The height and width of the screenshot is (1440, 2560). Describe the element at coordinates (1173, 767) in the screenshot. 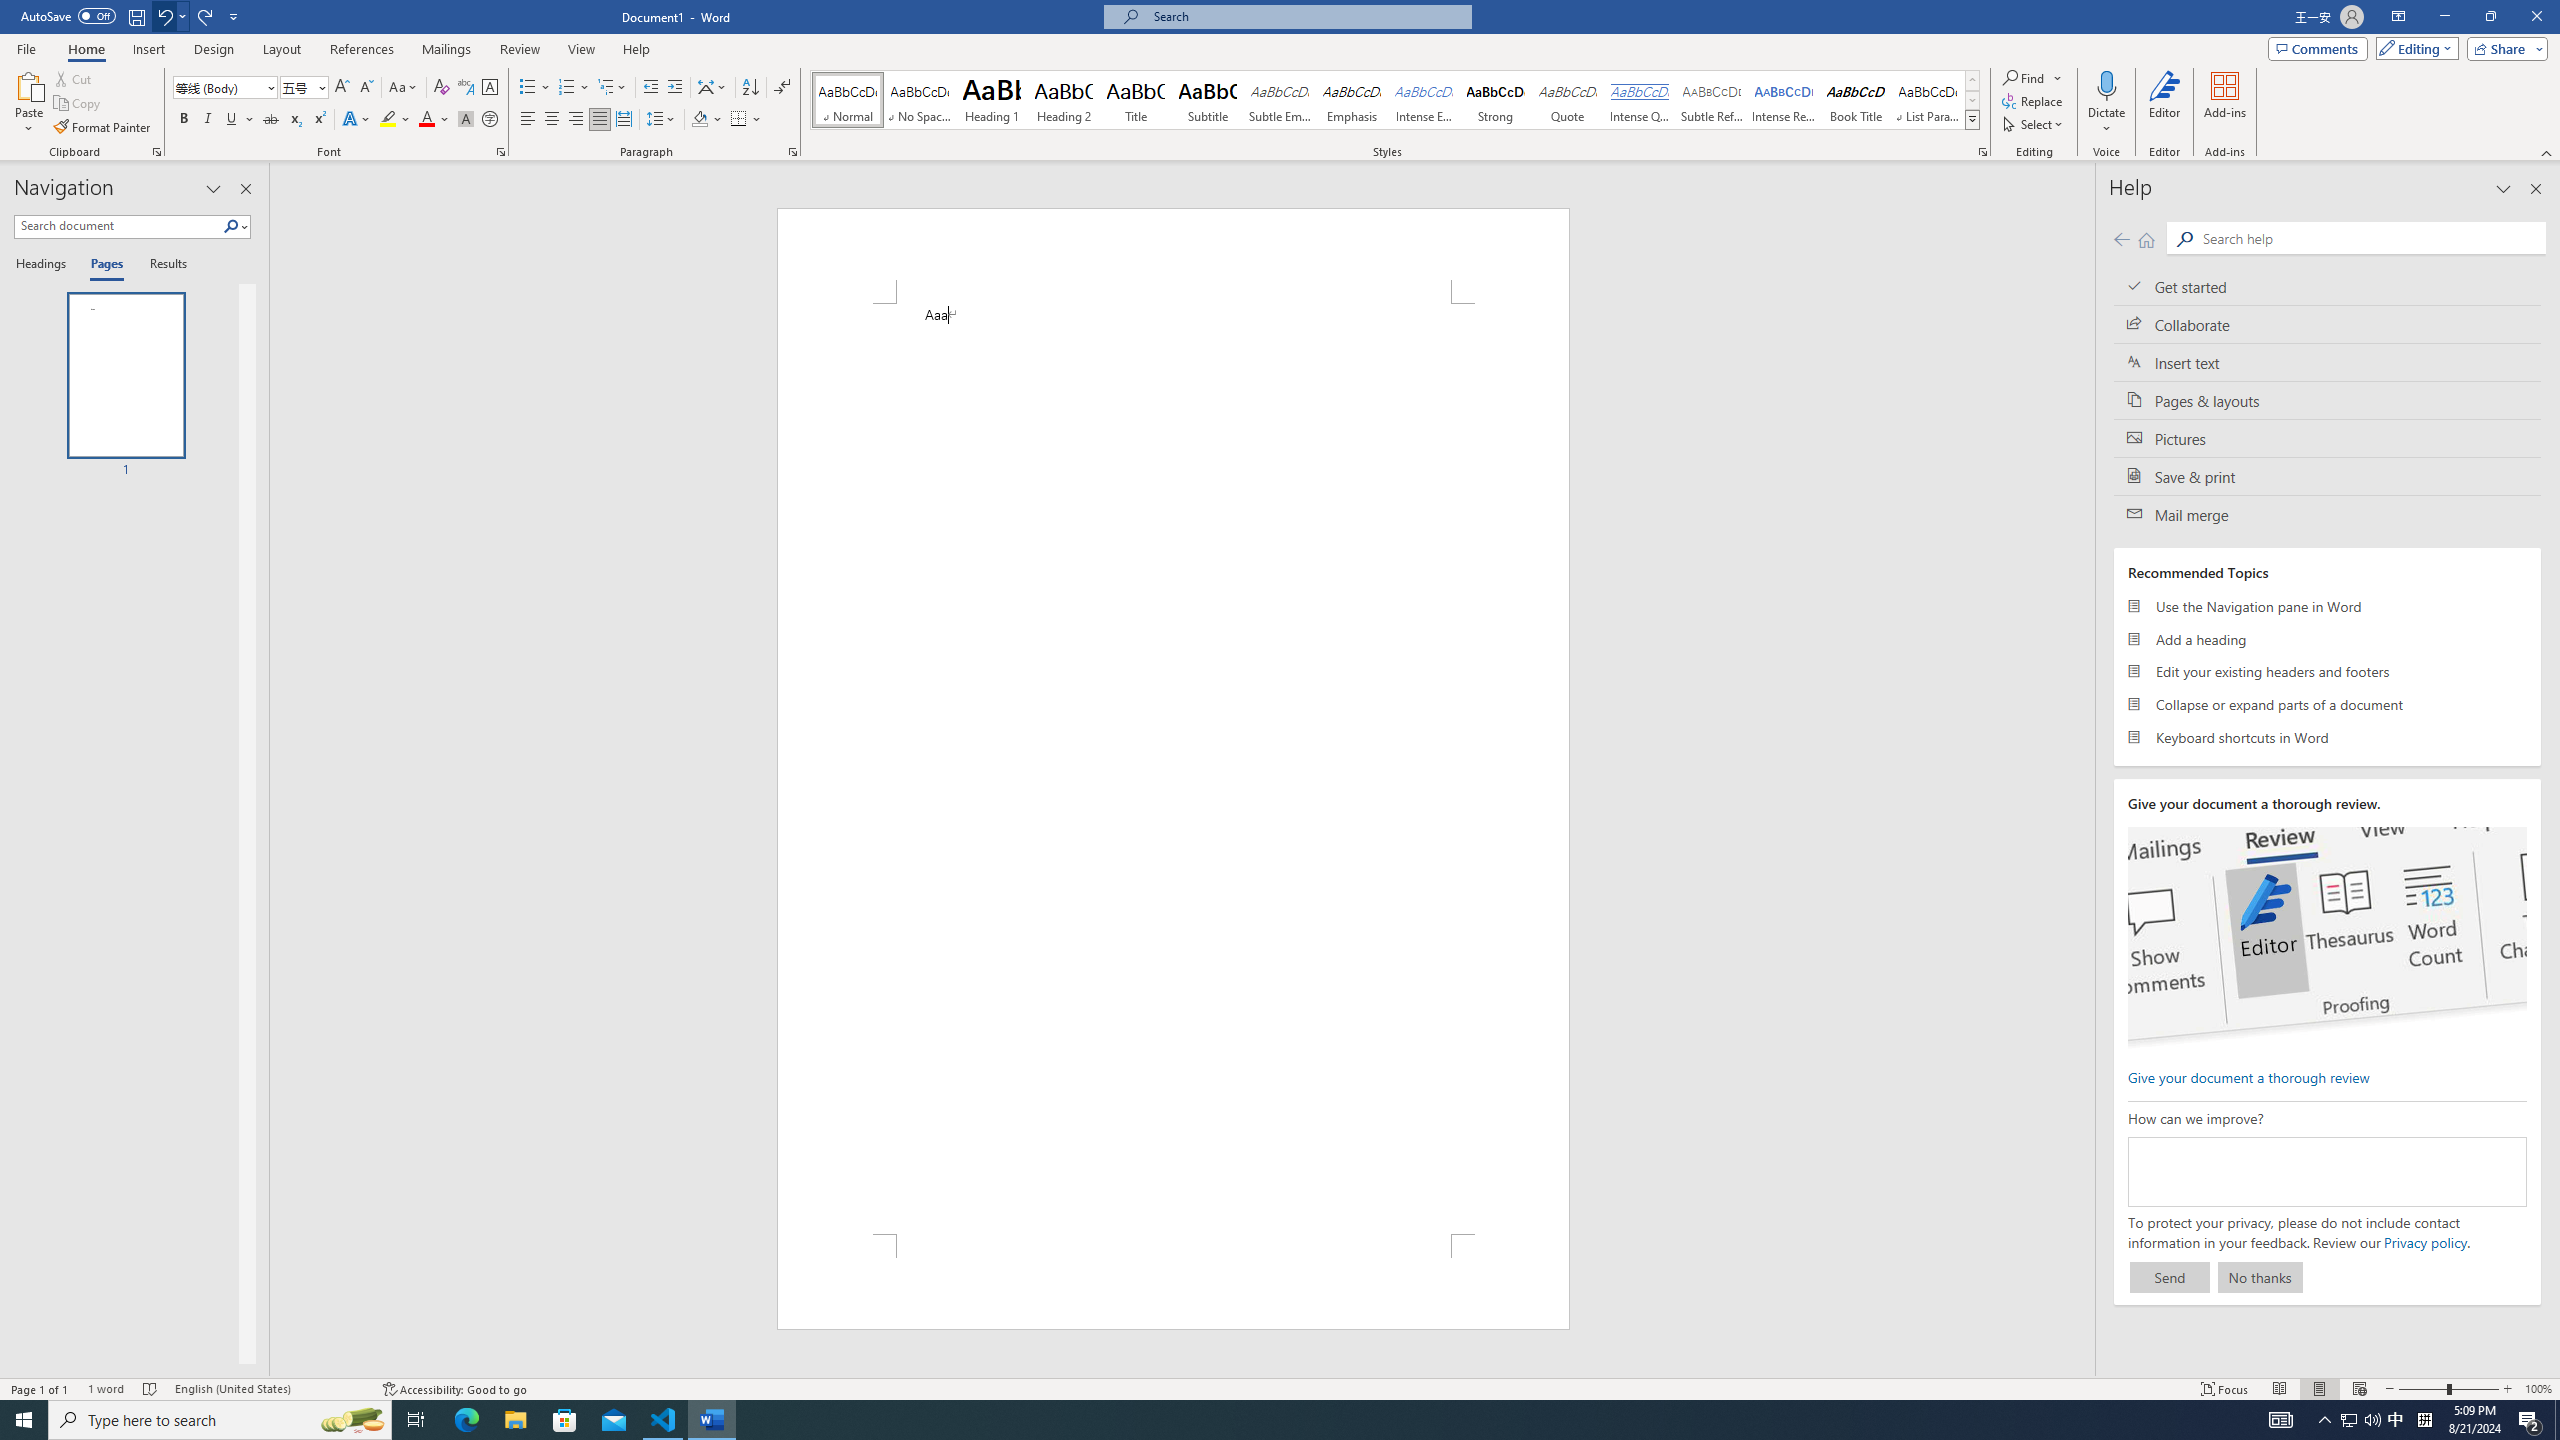

I see `'Page 1 content'` at that location.